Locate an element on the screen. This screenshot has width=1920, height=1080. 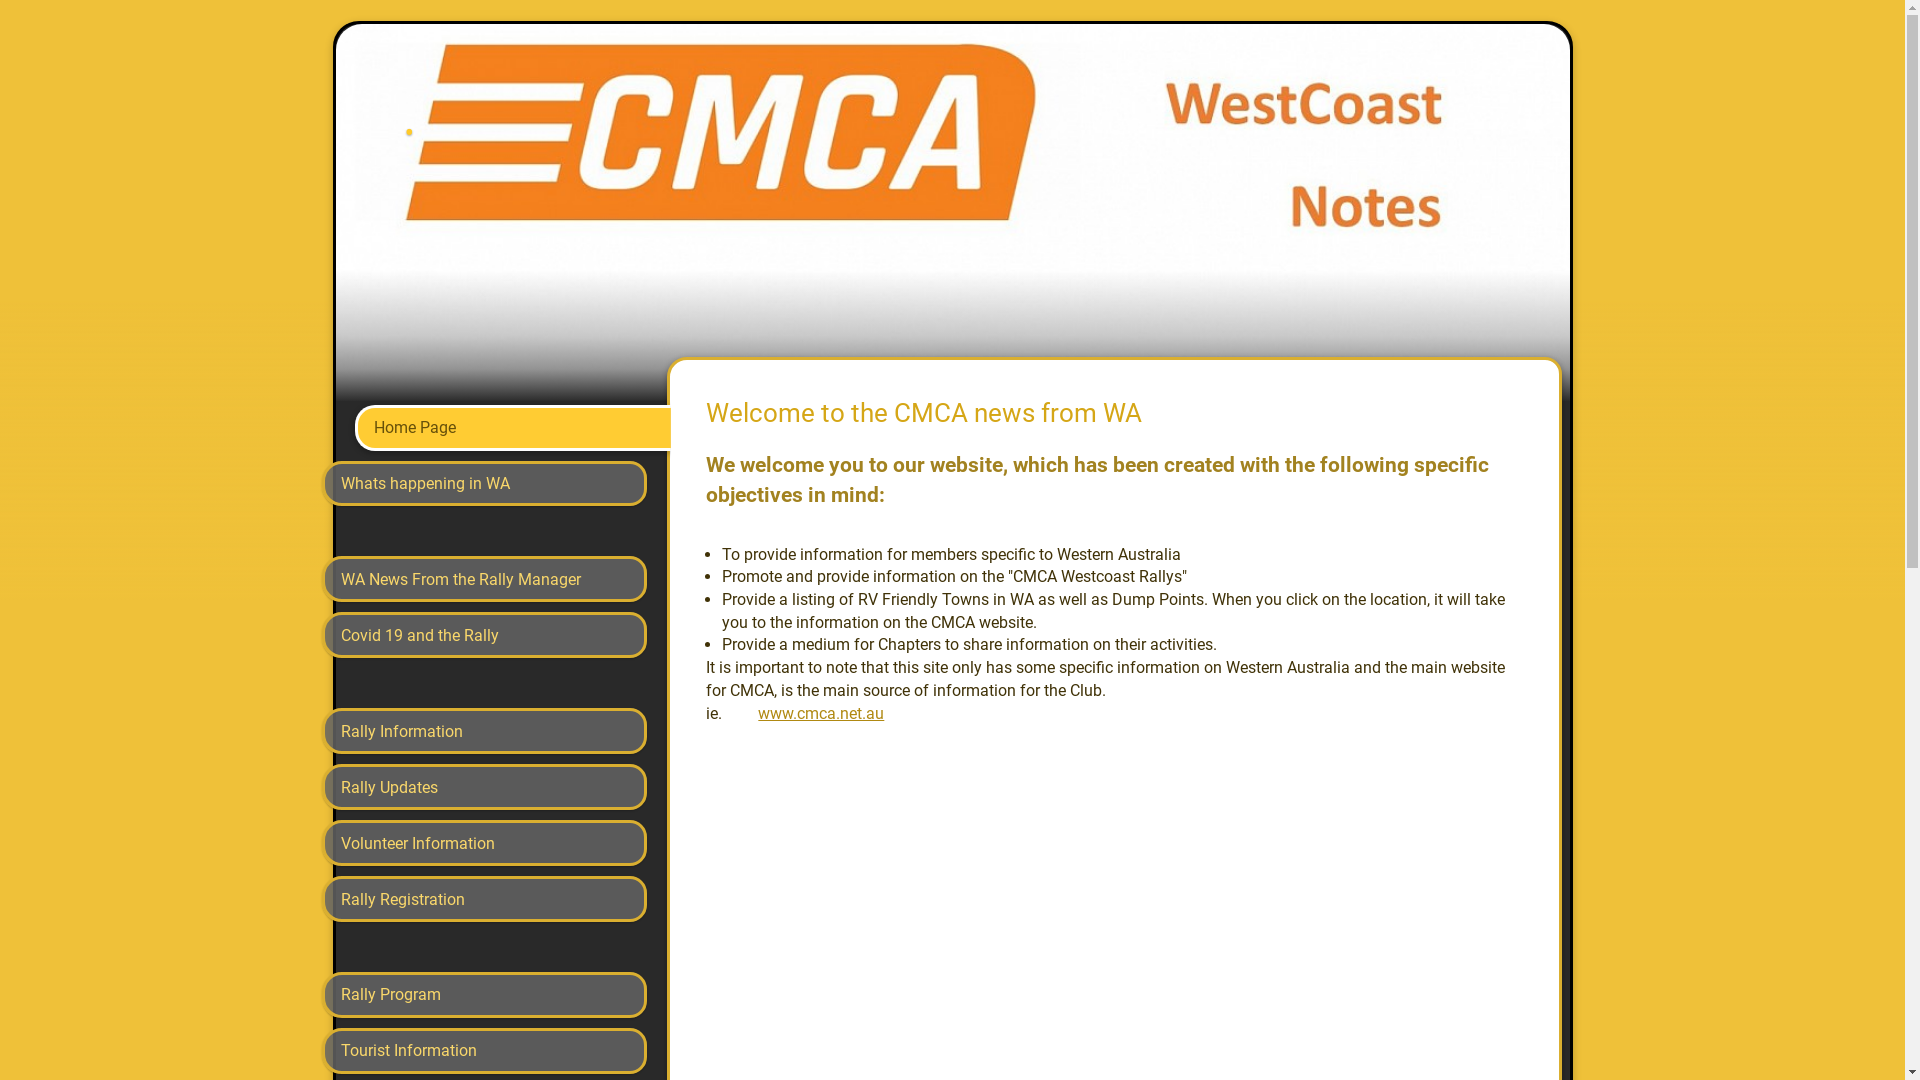
'Tourist Information' is located at coordinates (484, 1049).